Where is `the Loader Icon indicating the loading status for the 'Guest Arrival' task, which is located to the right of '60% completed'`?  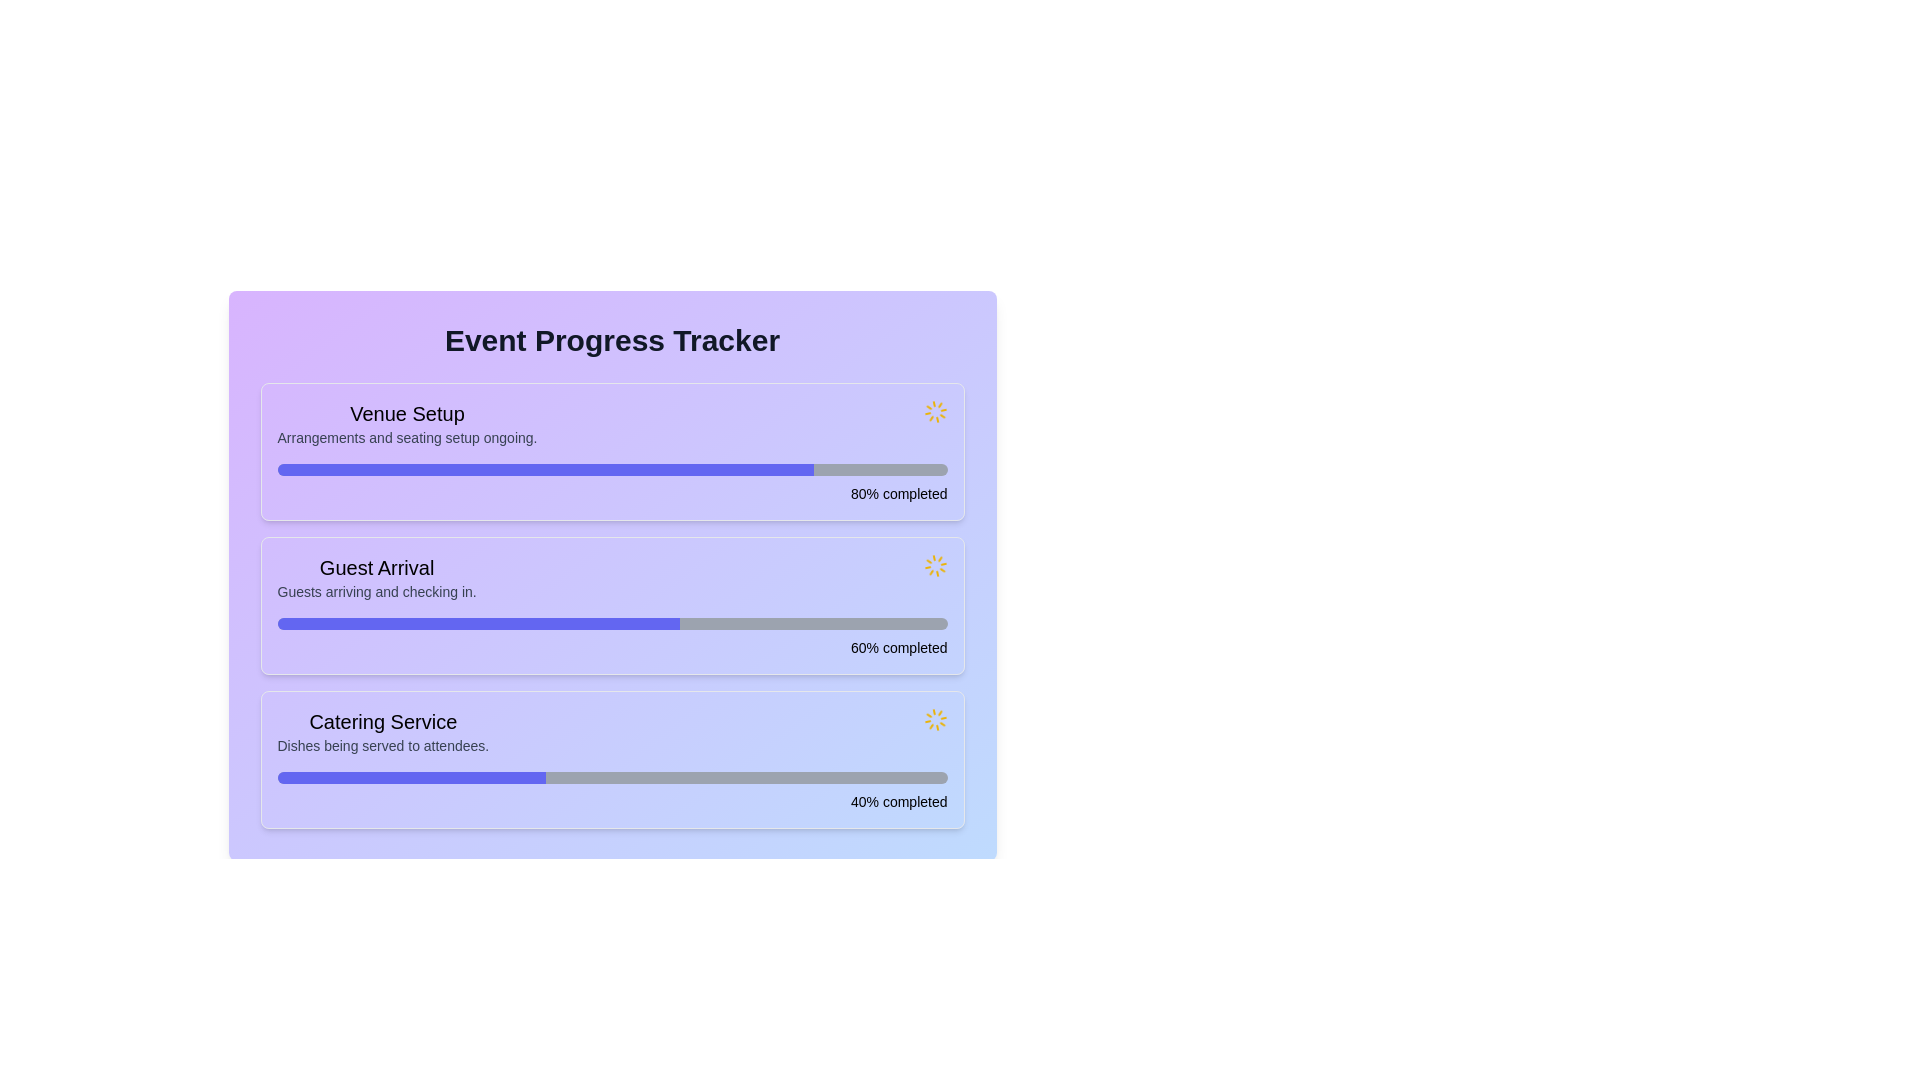
the Loader Icon indicating the loading status for the 'Guest Arrival' task, which is located to the right of '60% completed' is located at coordinates (934, 578).